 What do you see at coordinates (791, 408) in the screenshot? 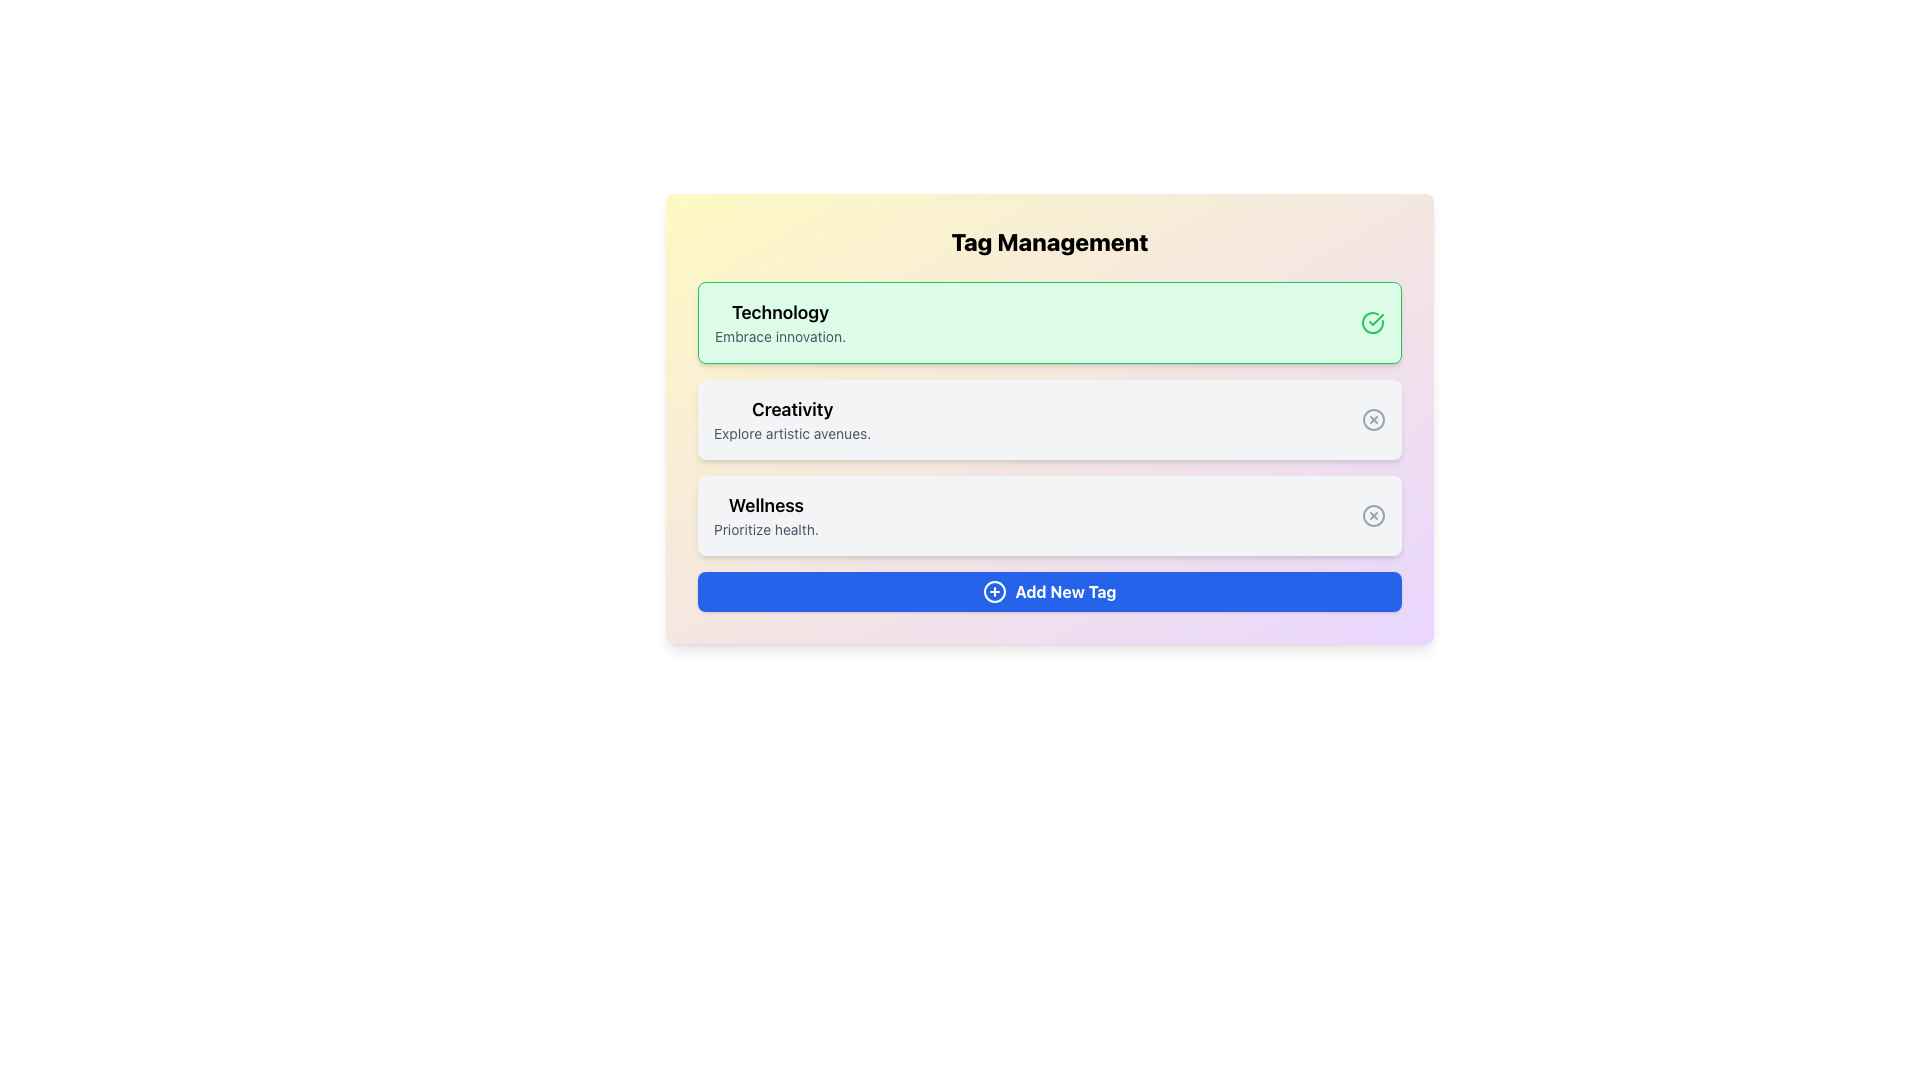
I see `the 'Creativity' text label` at bounding box center [791, 408].